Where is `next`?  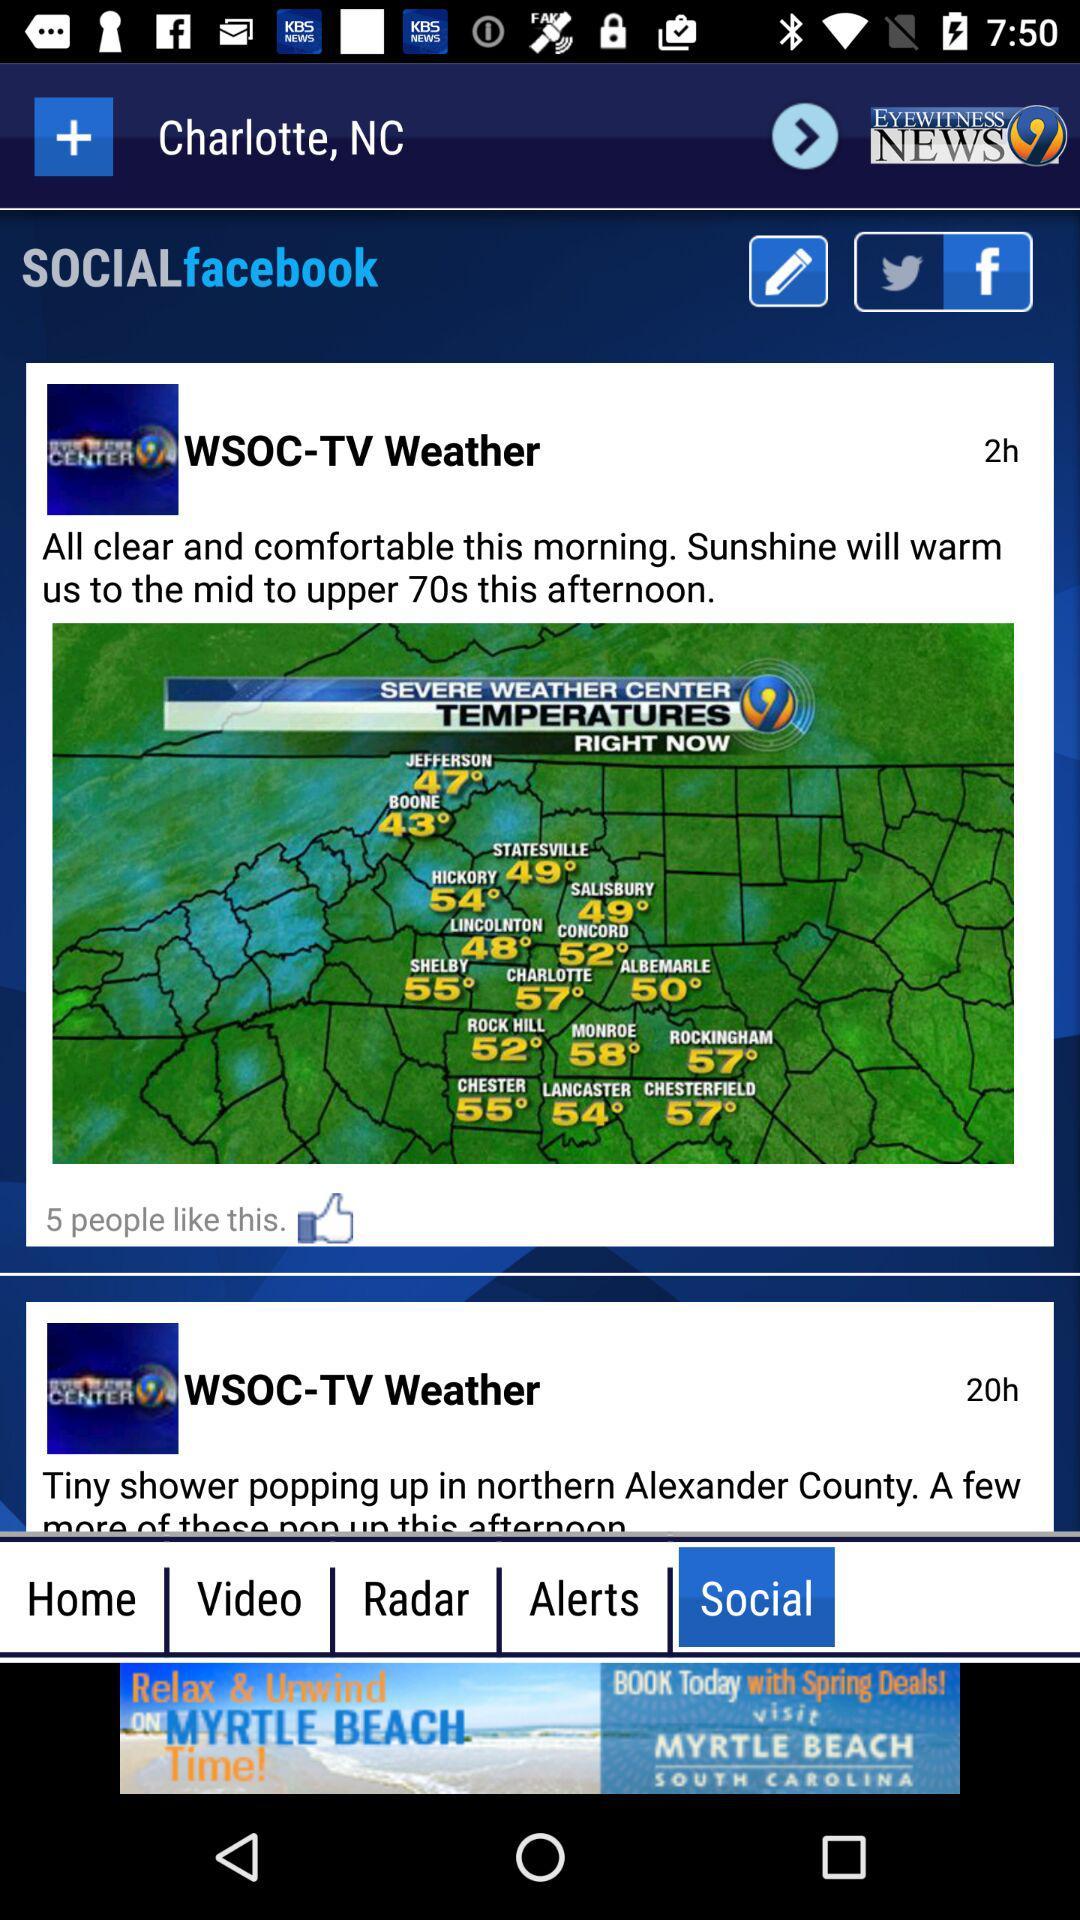
next is located at coordinates (804, 135).